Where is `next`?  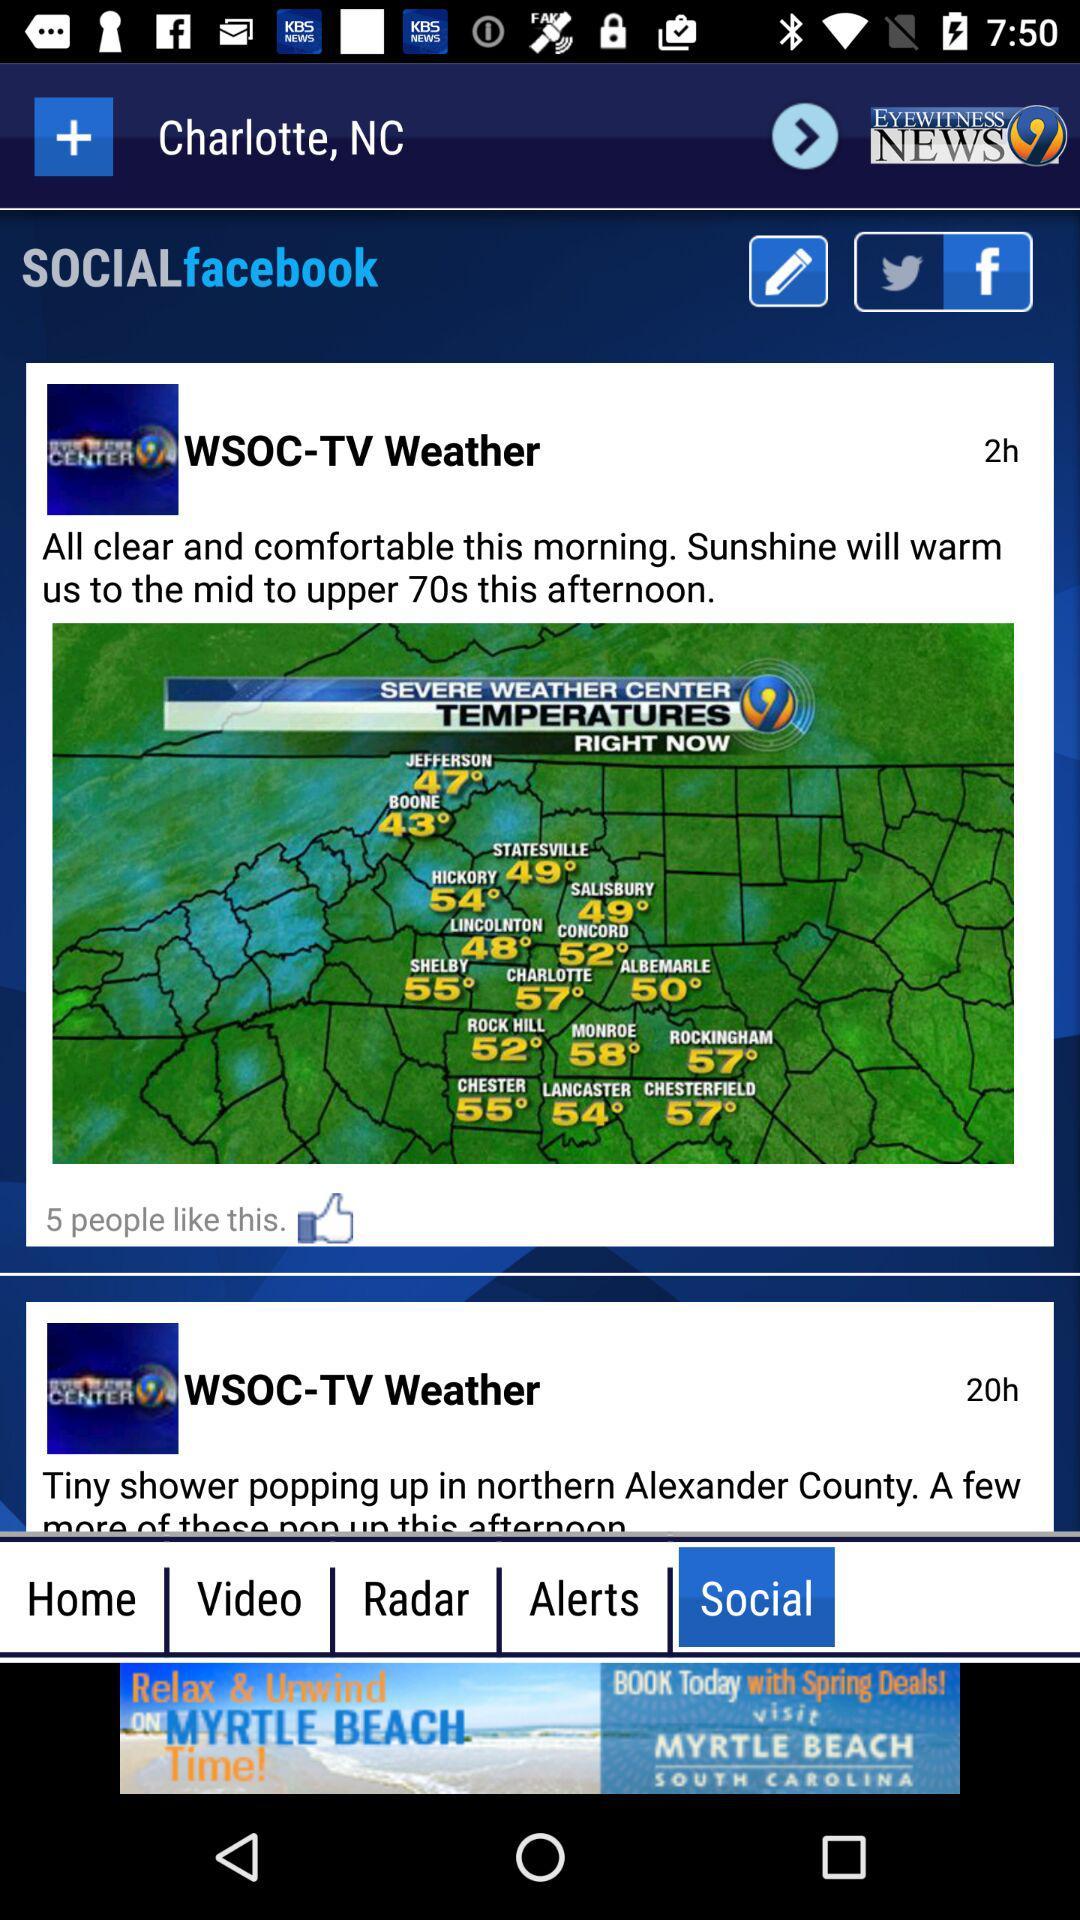
next is located at coordinates (804, 135).